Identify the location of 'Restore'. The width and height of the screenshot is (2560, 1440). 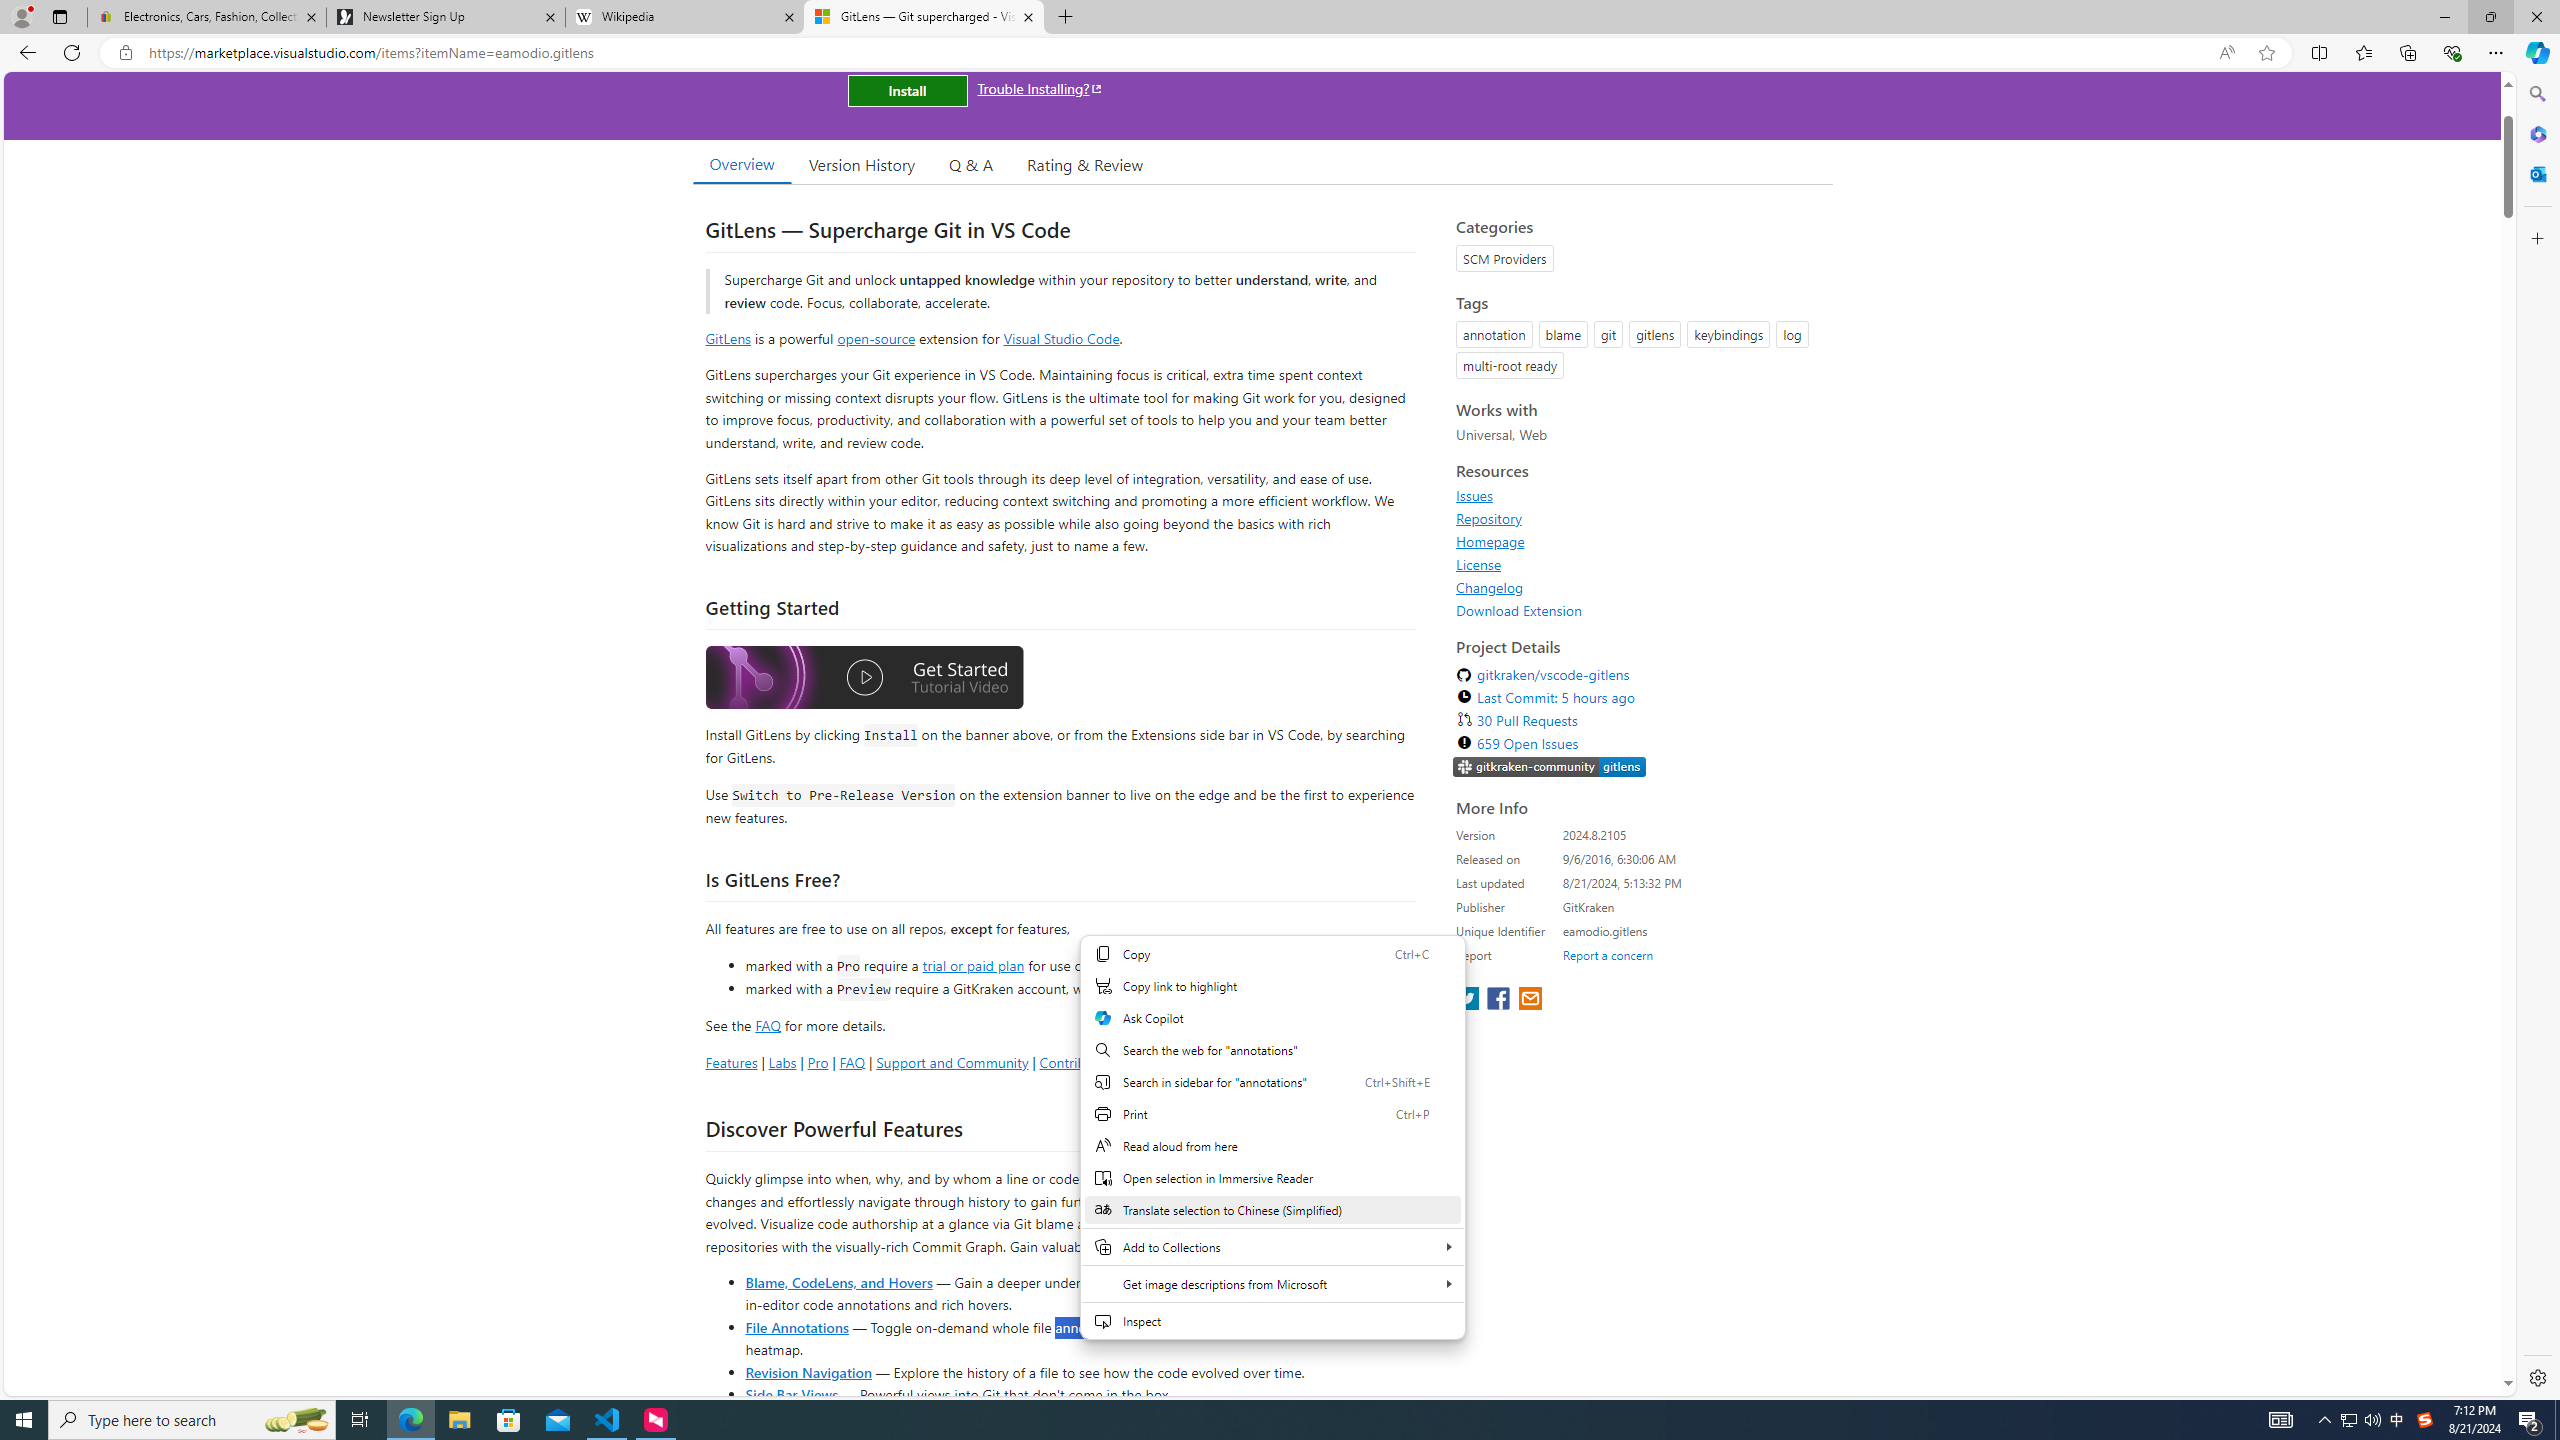
(2490, 16).